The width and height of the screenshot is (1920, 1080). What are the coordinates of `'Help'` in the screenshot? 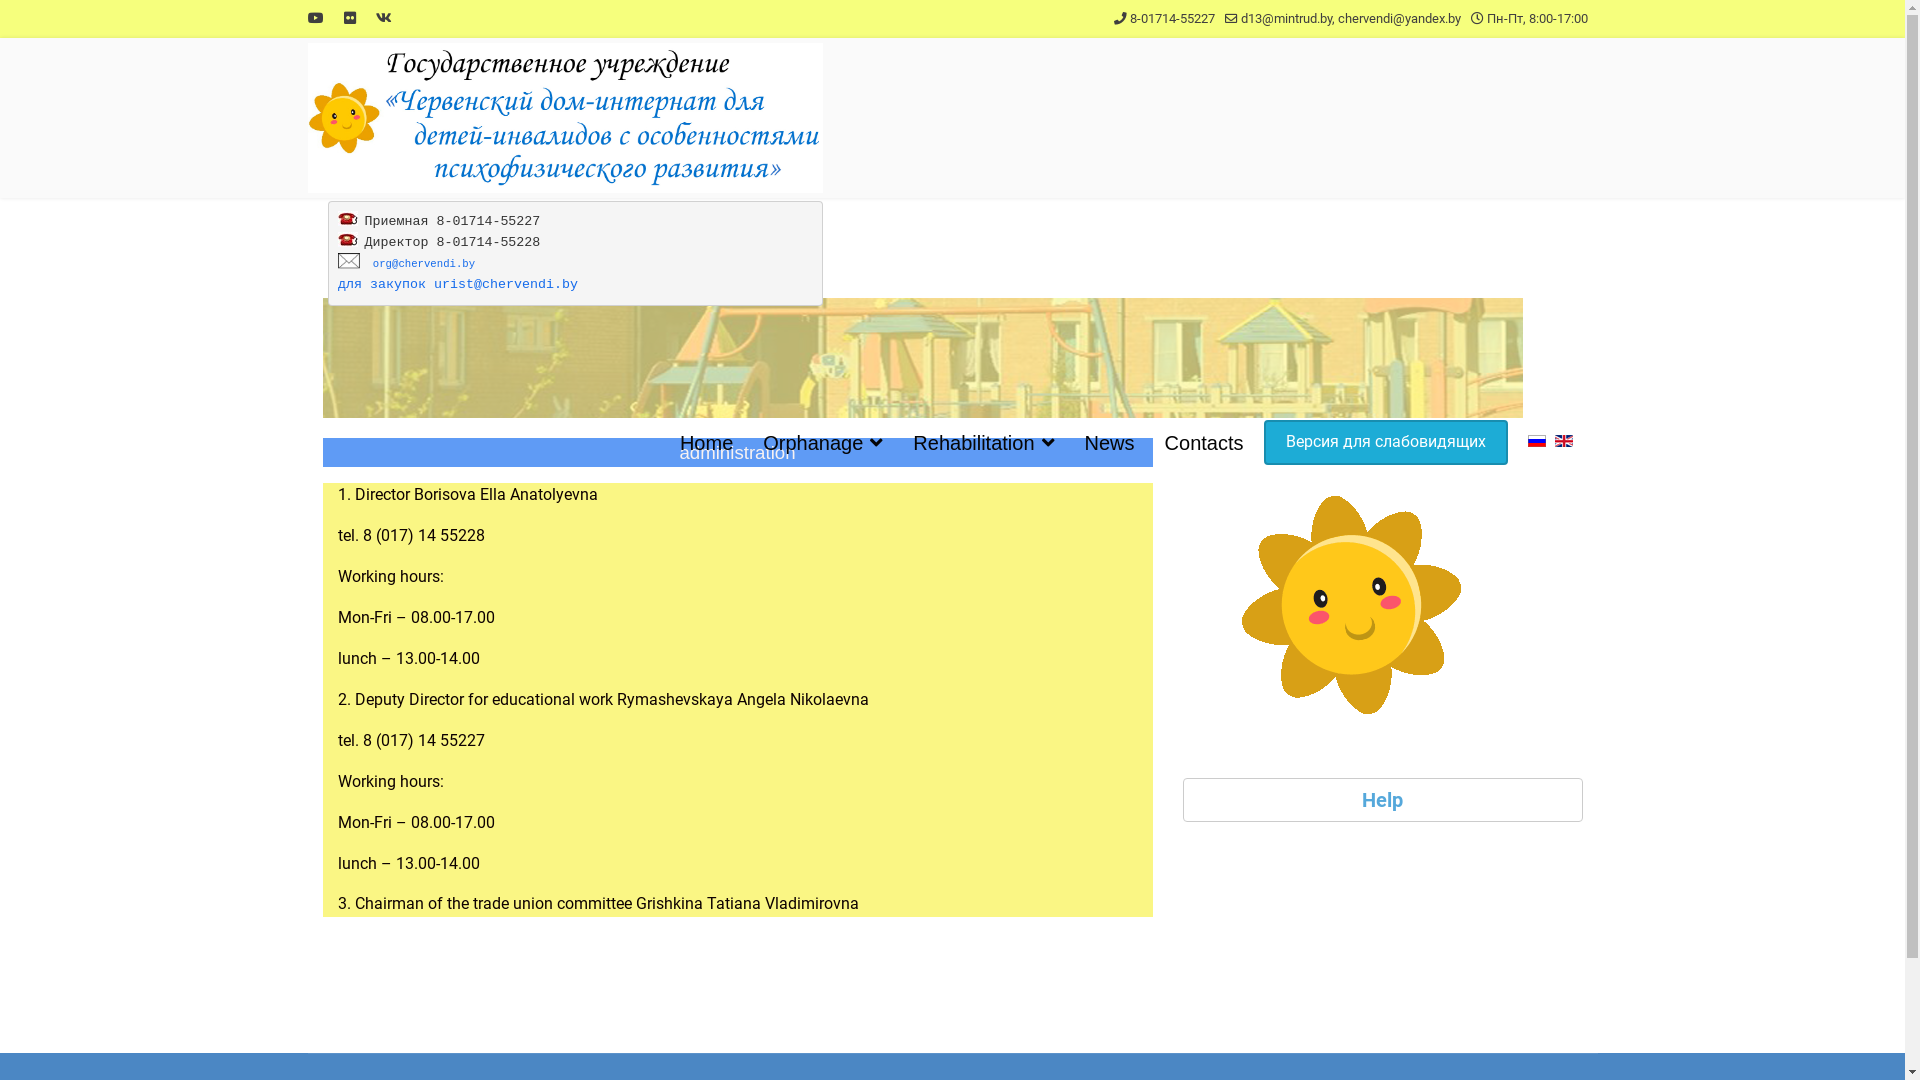 It's located at (1381, 798).